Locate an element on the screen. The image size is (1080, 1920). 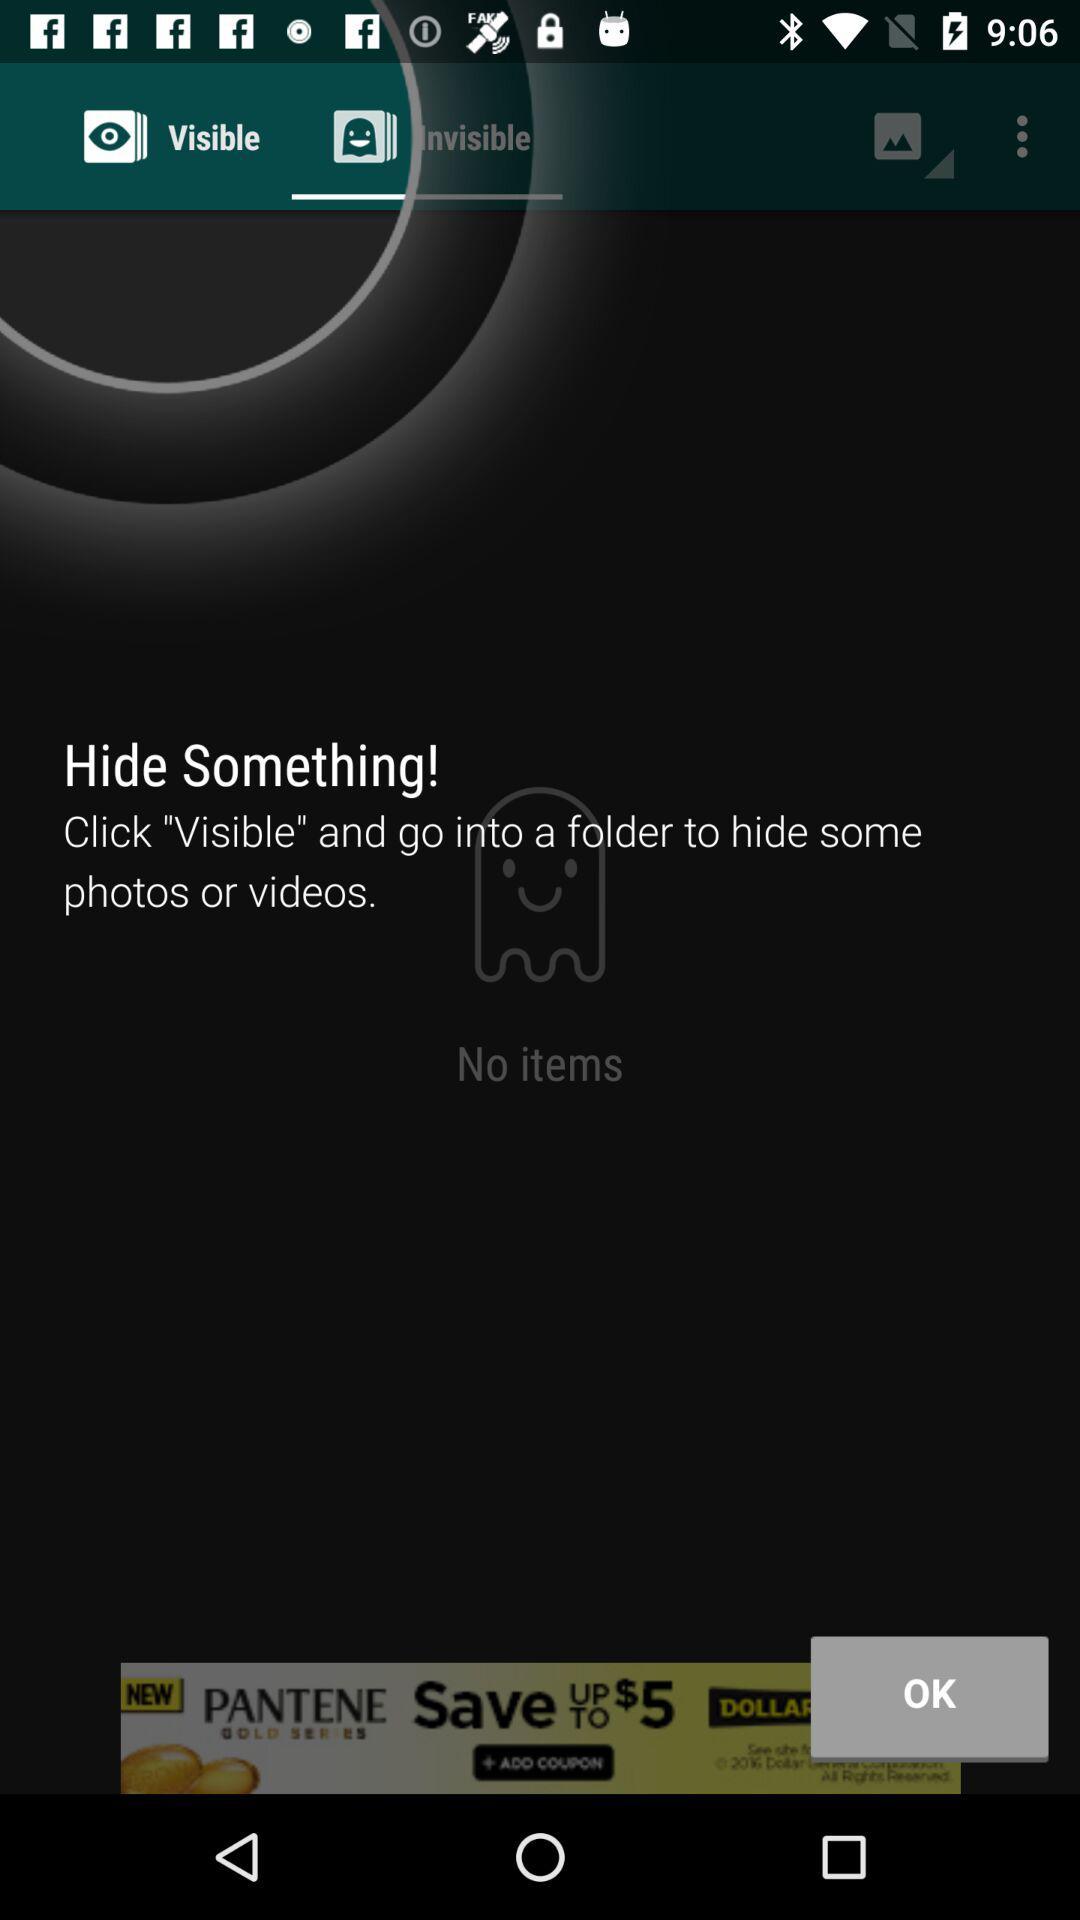
search about add is located at coordinates (540, 1727).